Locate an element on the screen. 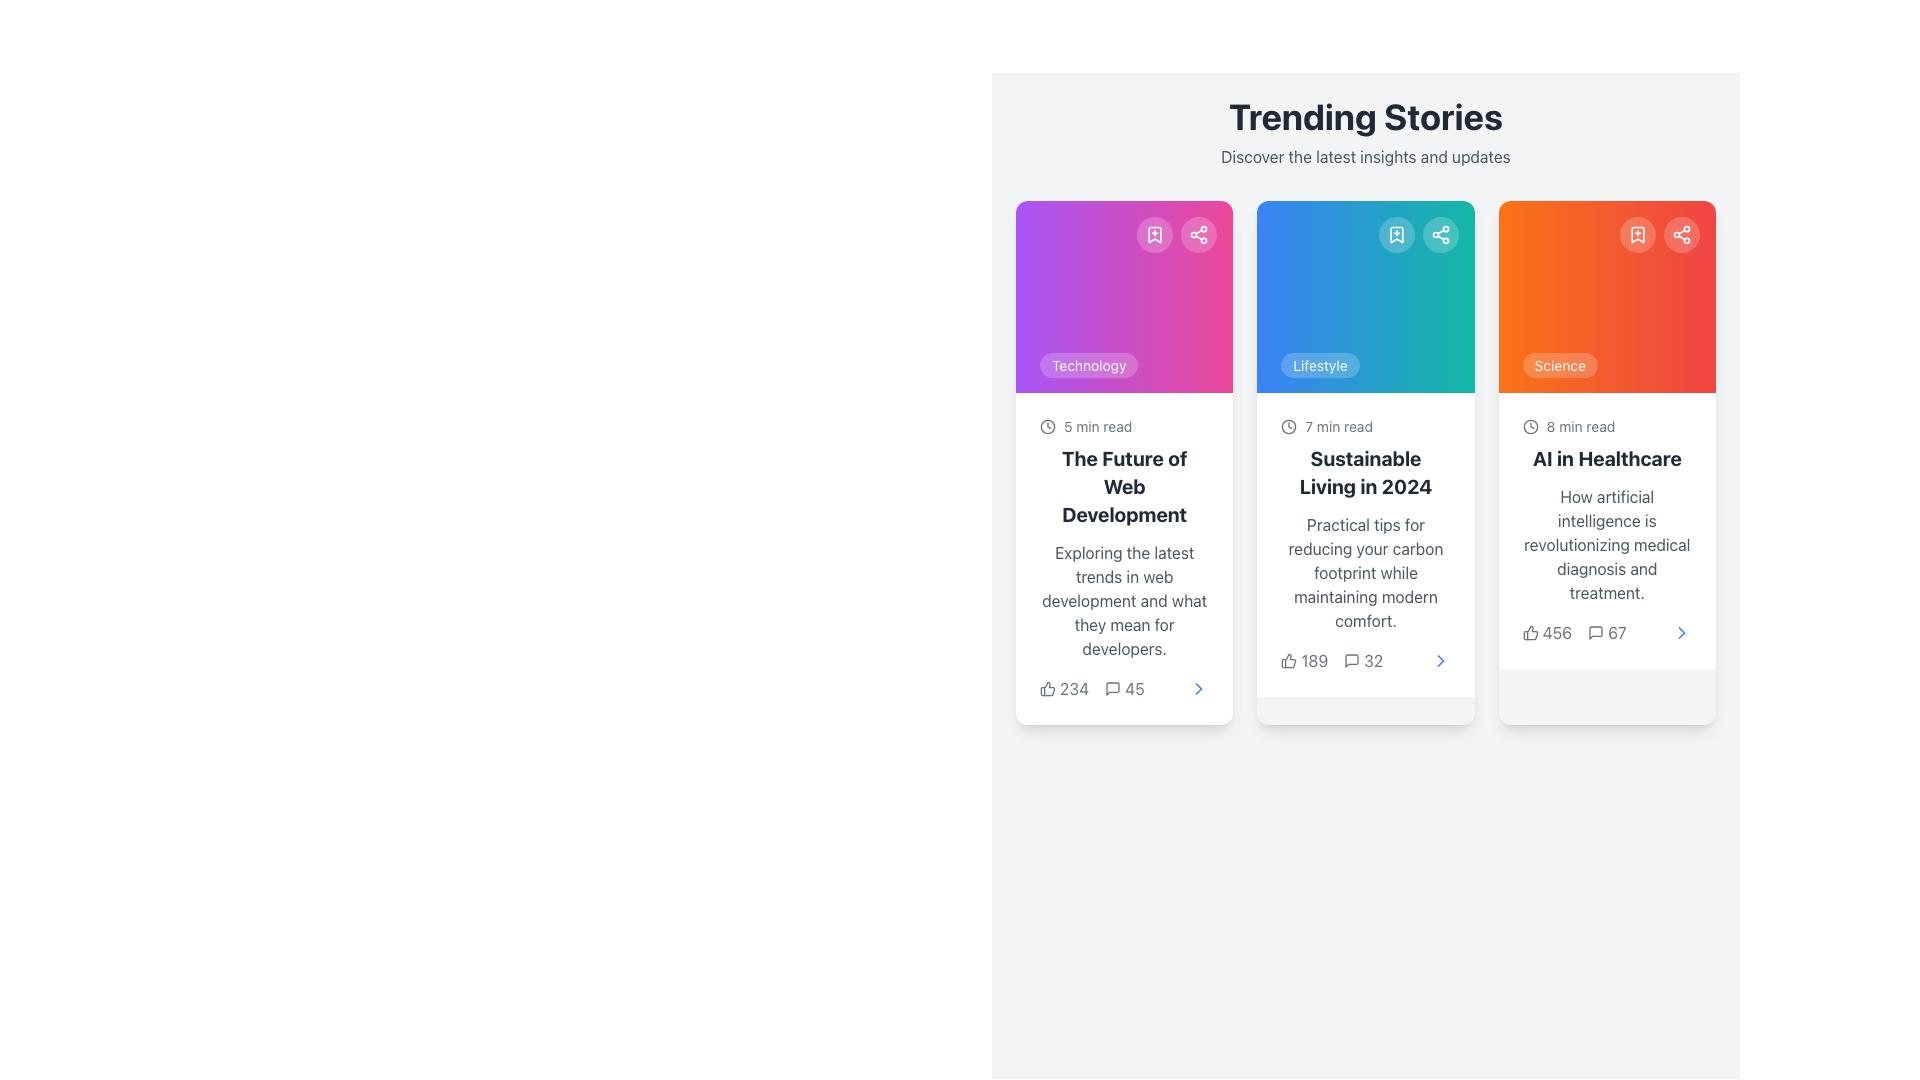 Image resolution: width=1920 pixels, height=1080 pixels. the share icon in the button group with icons located at the top-right corner of the 'Science' card in the 'AI in Healthcare' section to share the card is located at coordinates (1660, 234).